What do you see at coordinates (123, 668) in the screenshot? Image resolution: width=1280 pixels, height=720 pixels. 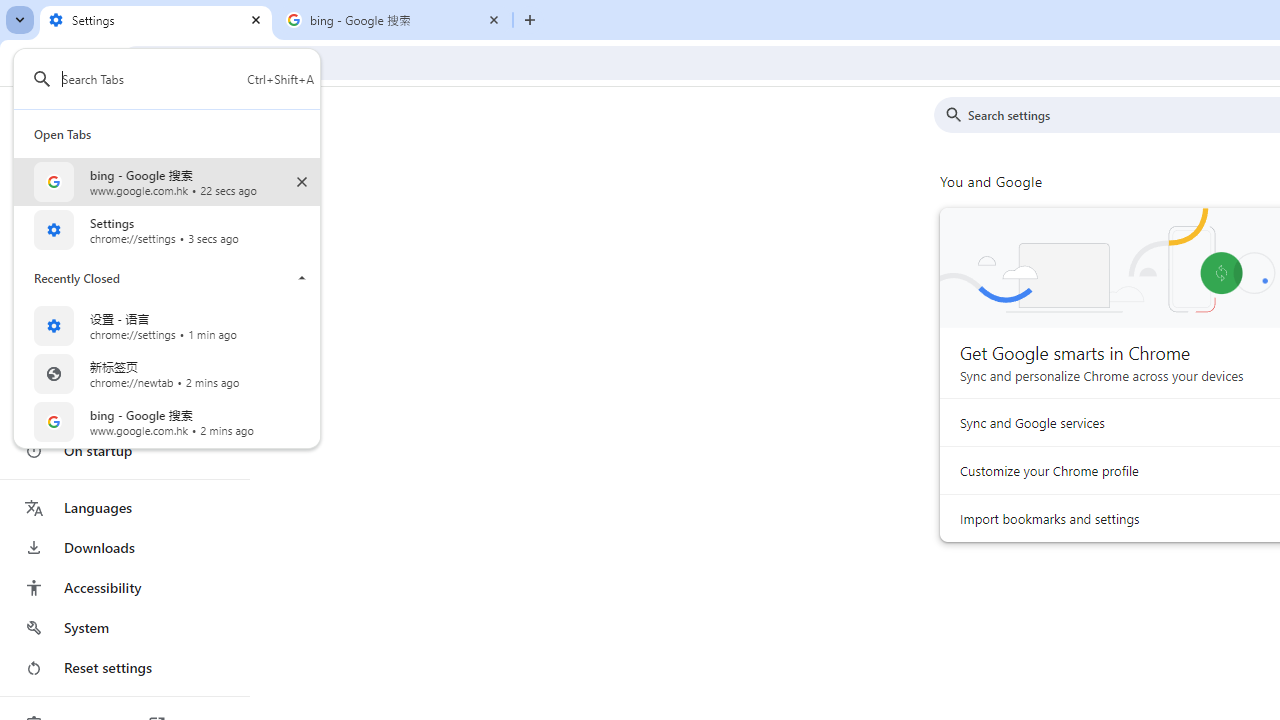 I see `'Reset settings'` at bounding box center [123, 668].